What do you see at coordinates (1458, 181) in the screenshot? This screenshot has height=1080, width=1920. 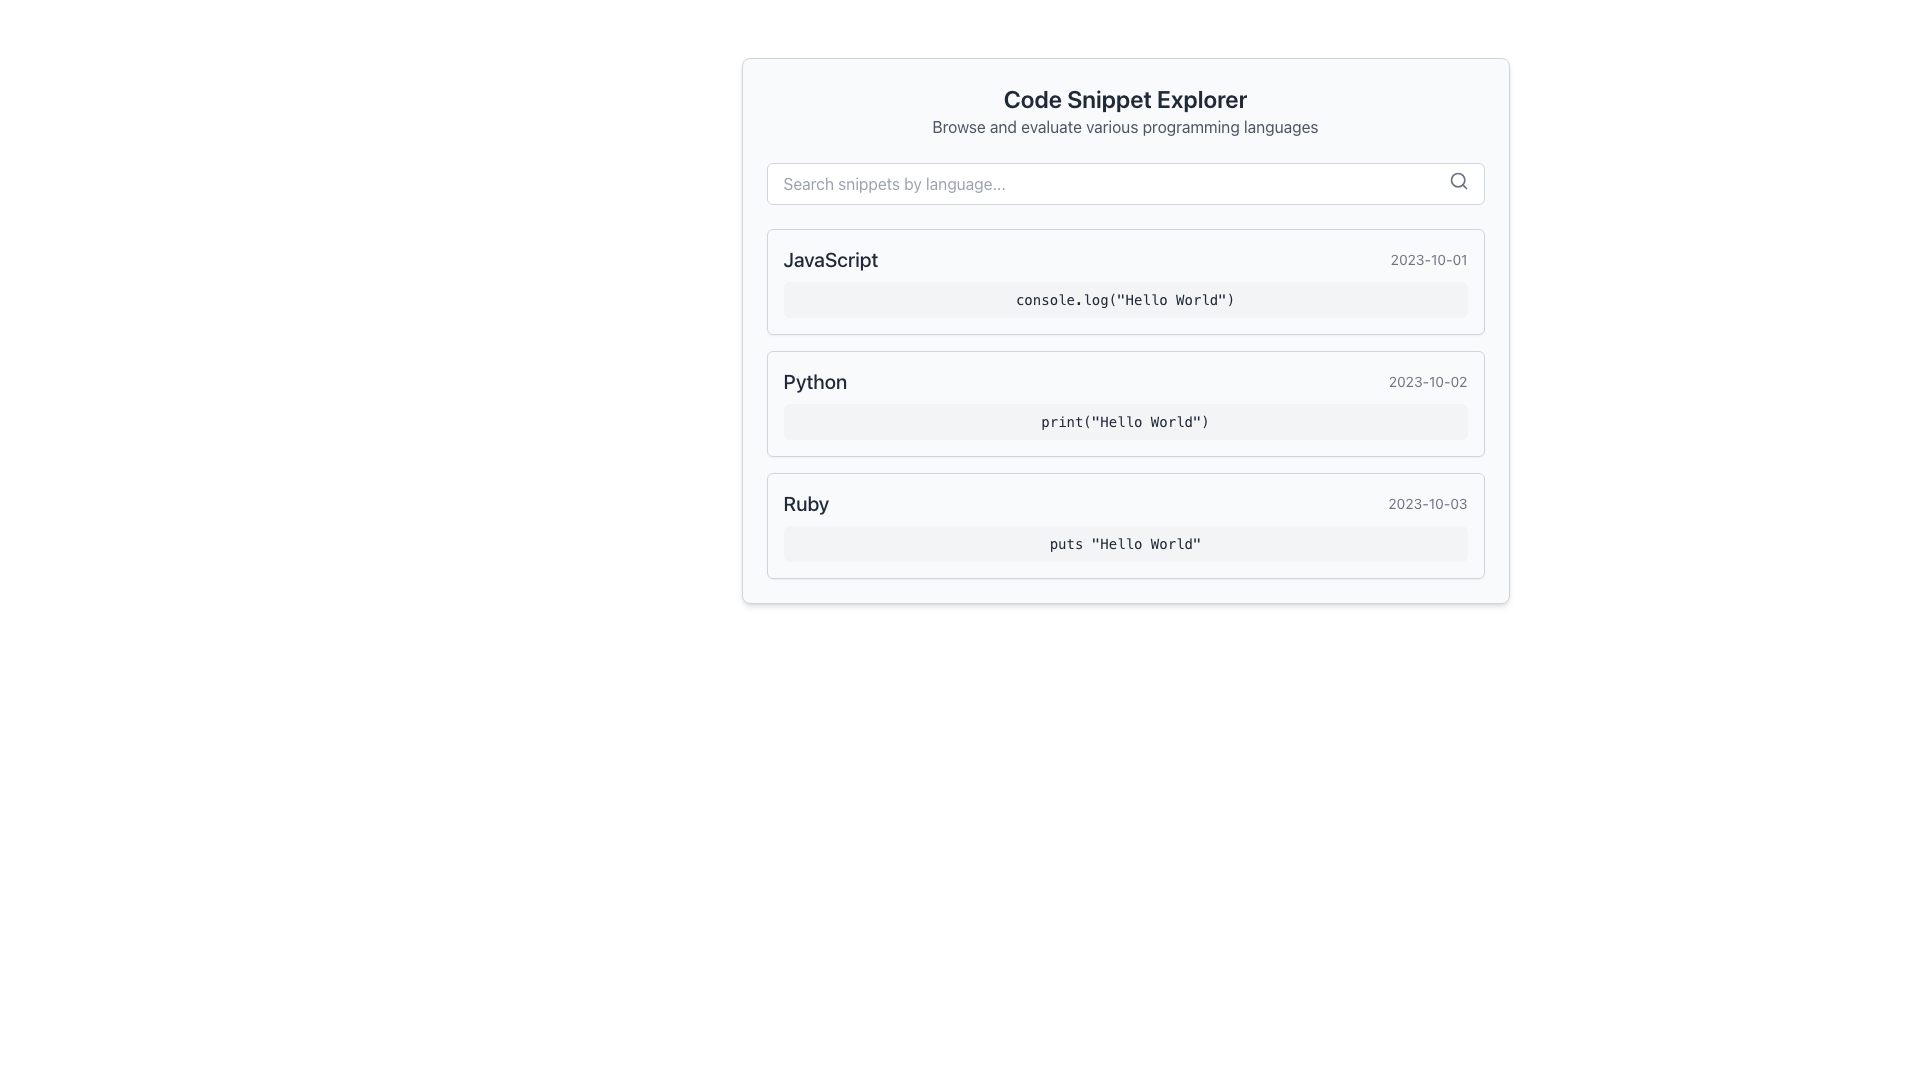 I see `the search icon represented by a magnifying glass located in the top-right corner of the search bar` at bounding box center [1458, 181].